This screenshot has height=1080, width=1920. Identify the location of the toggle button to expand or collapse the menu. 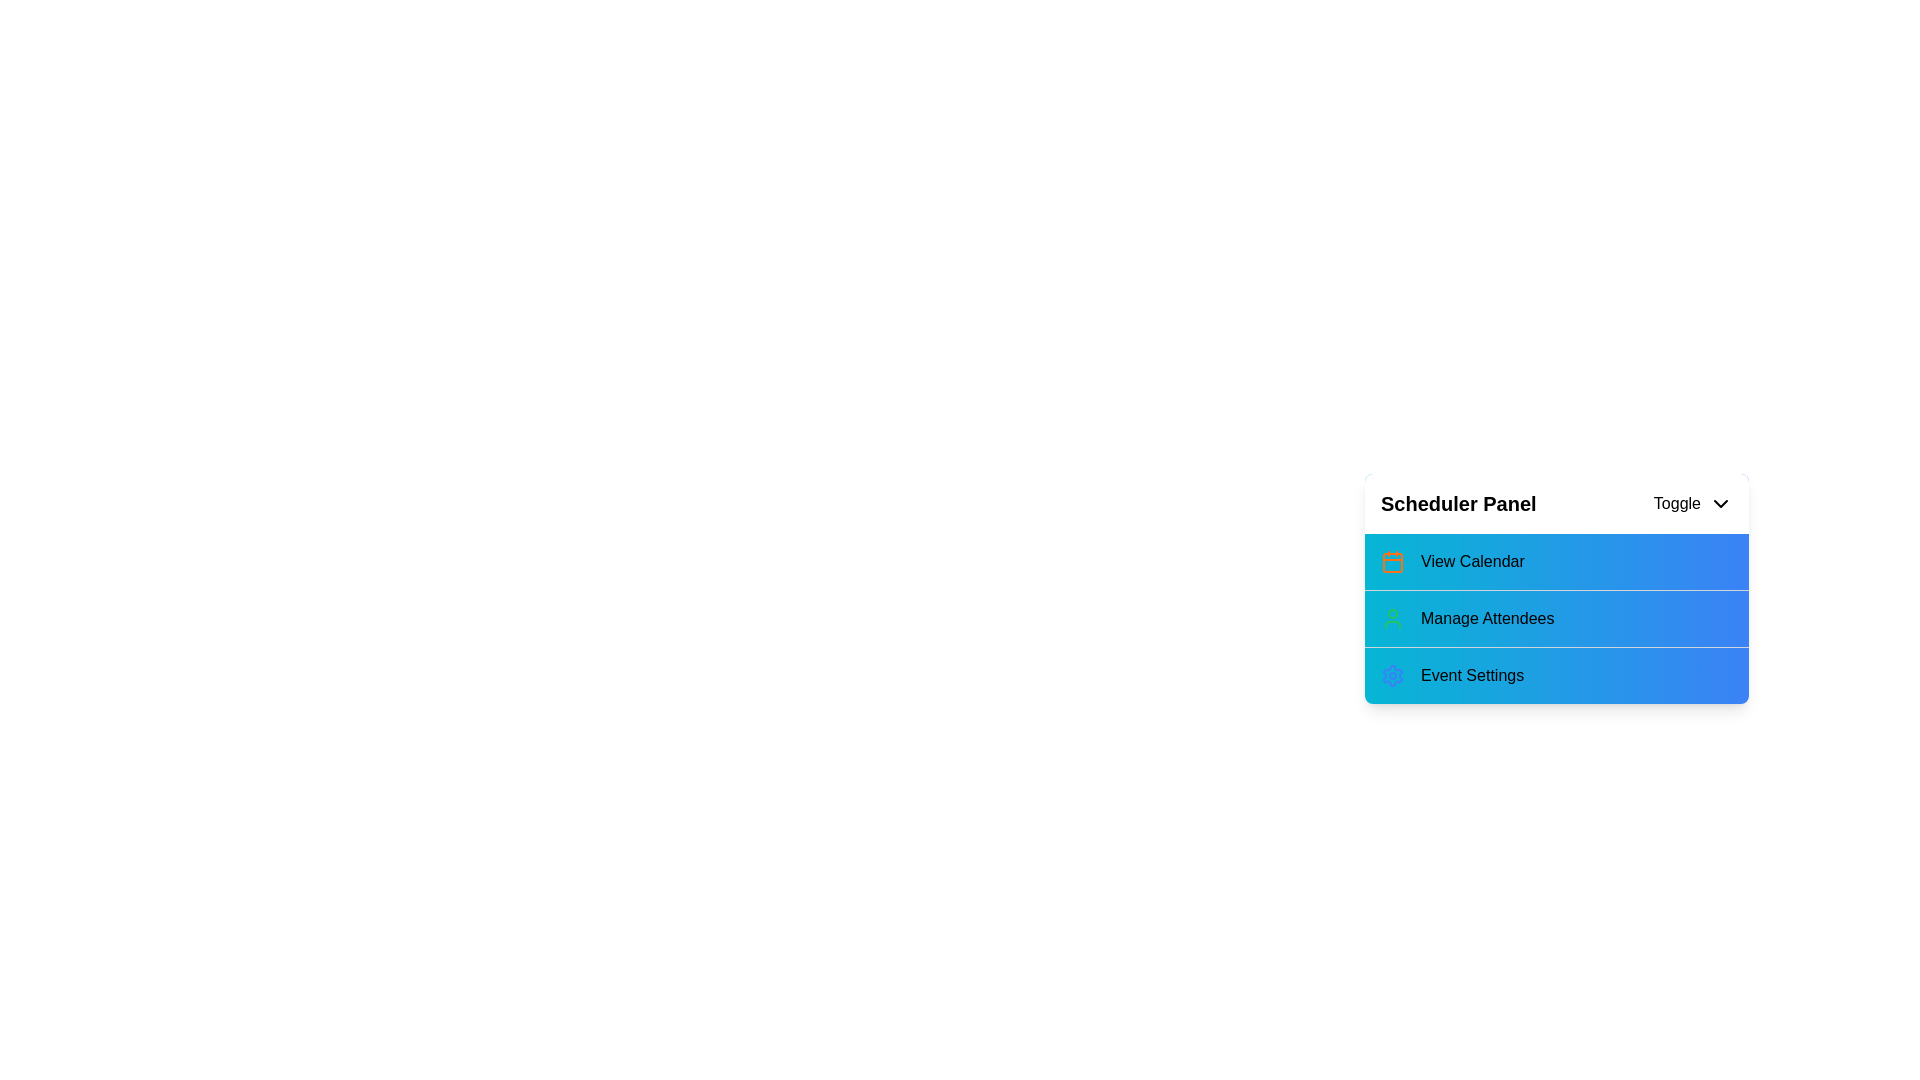
(1692, 503).